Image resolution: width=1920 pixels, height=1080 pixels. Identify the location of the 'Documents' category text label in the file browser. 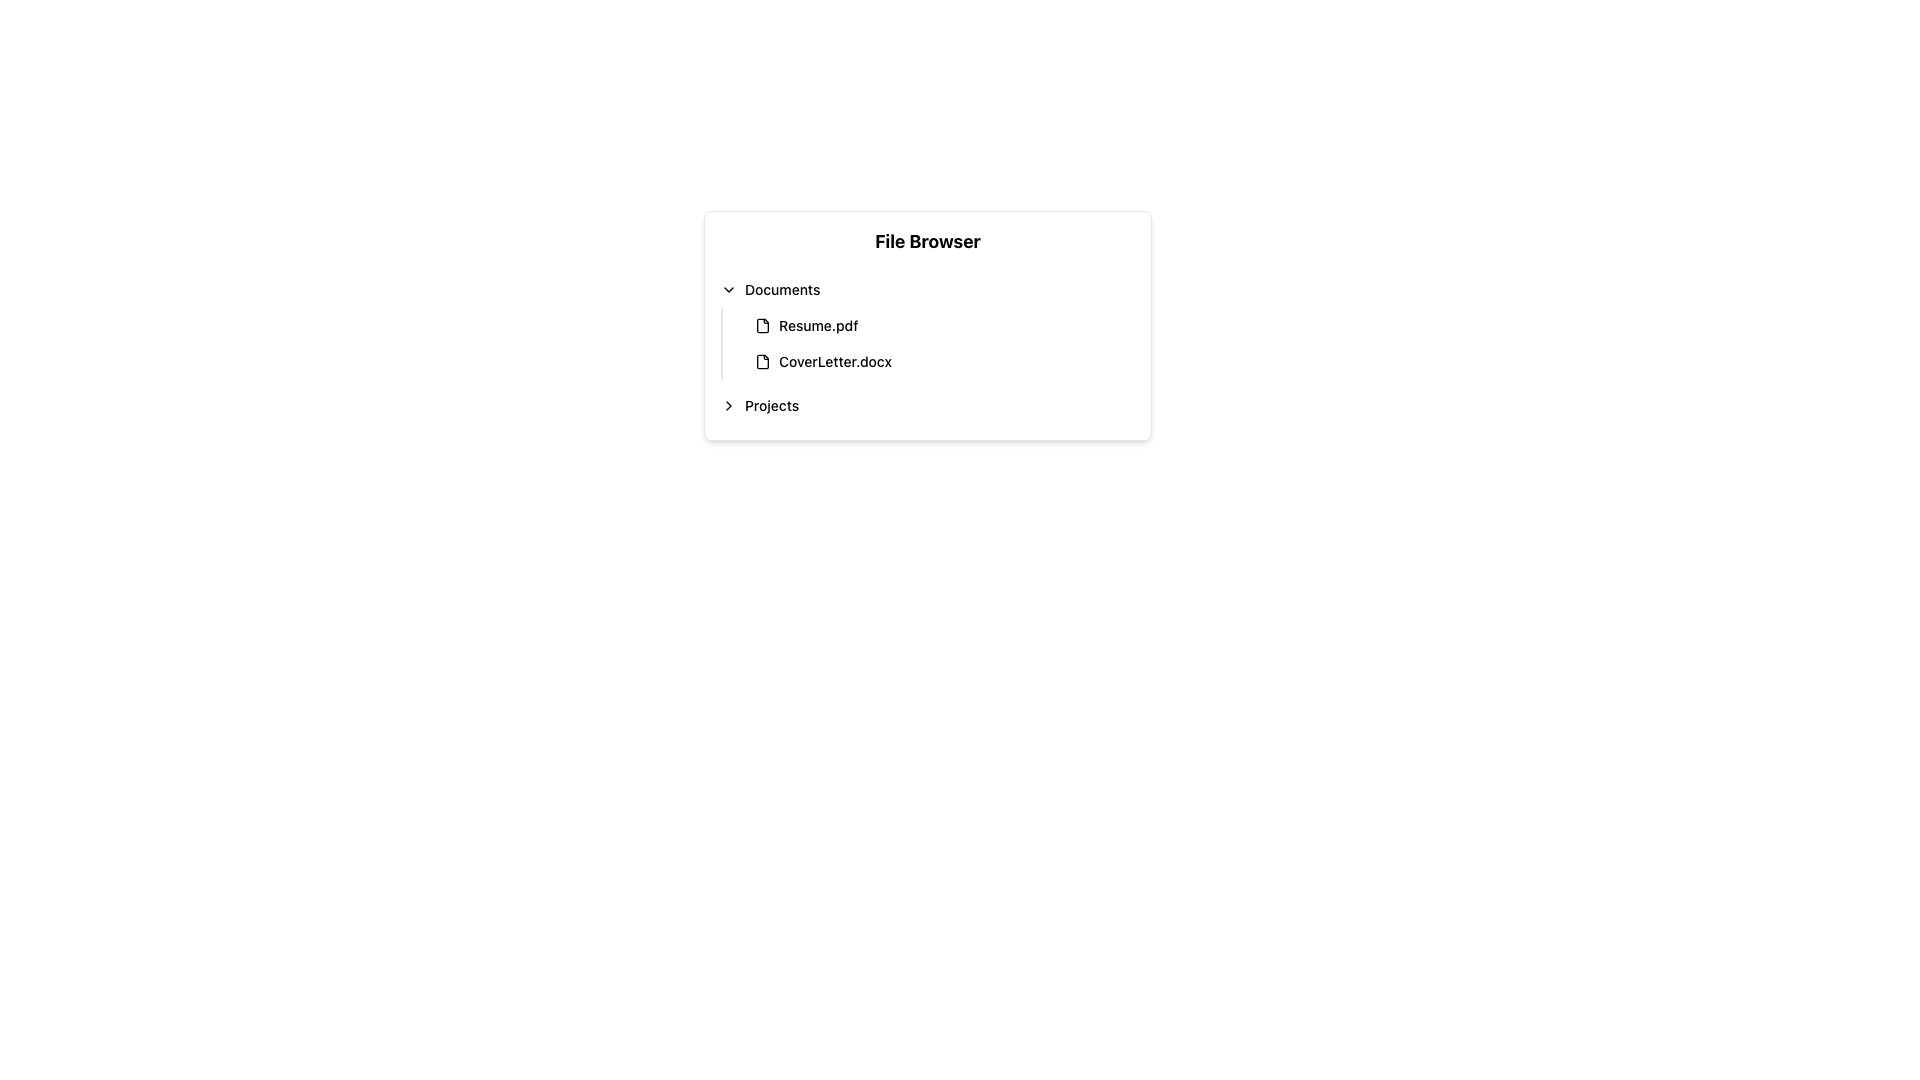
(781, 289).